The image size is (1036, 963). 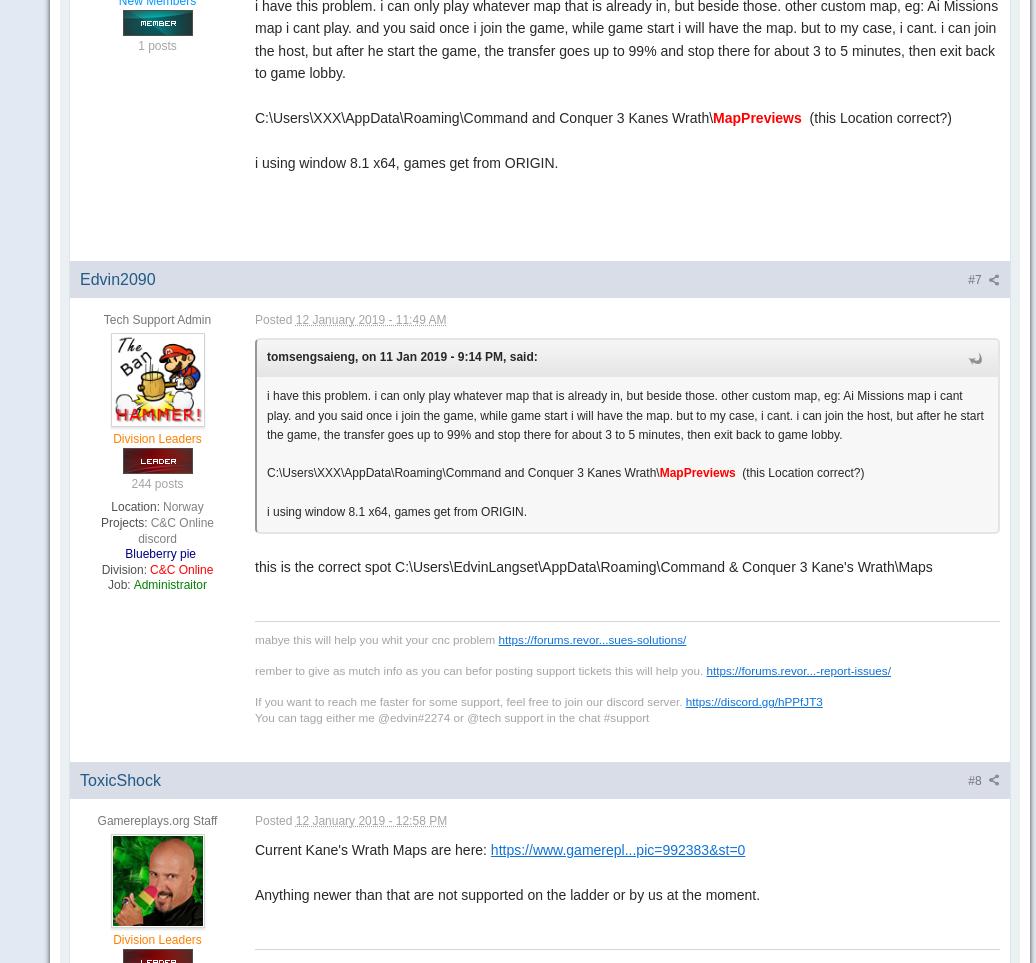 I want to click on '244 posts', so click(x=156, y=483).